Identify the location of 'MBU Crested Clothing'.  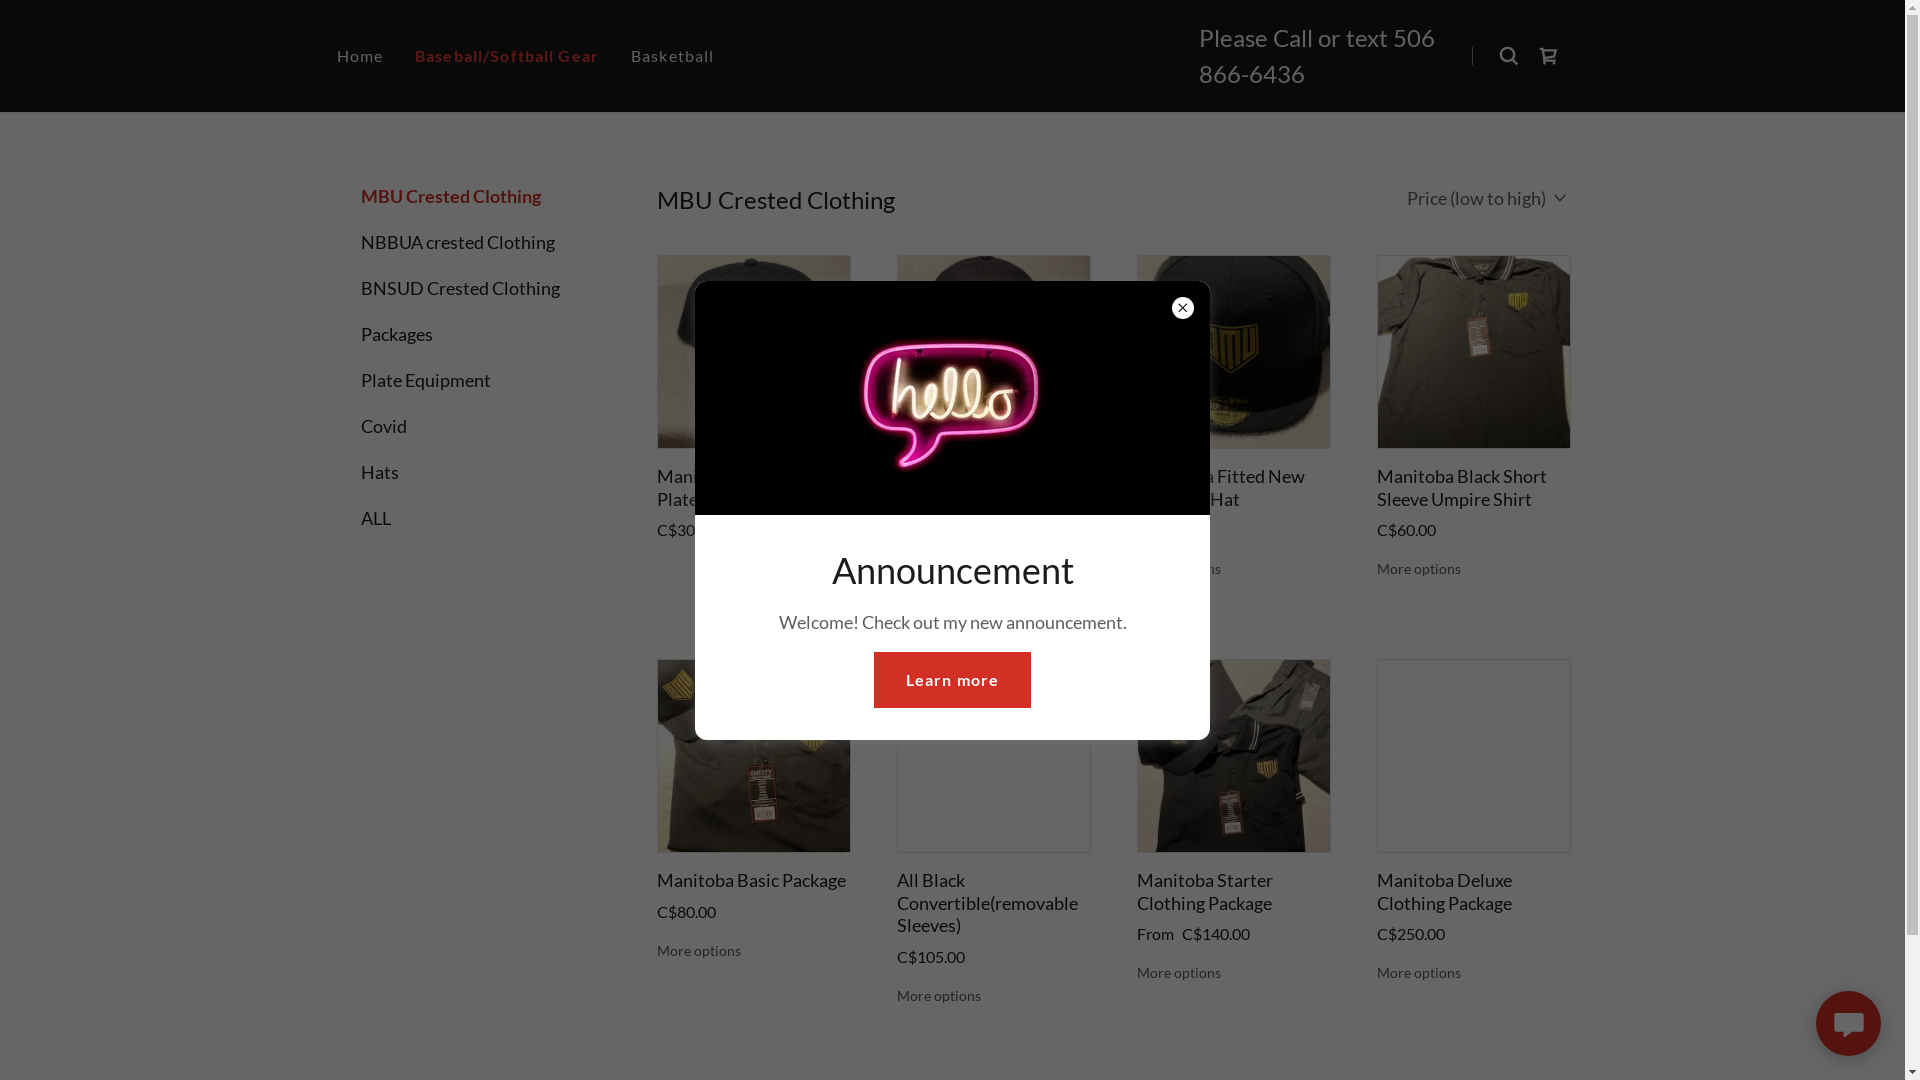
(470, 196).